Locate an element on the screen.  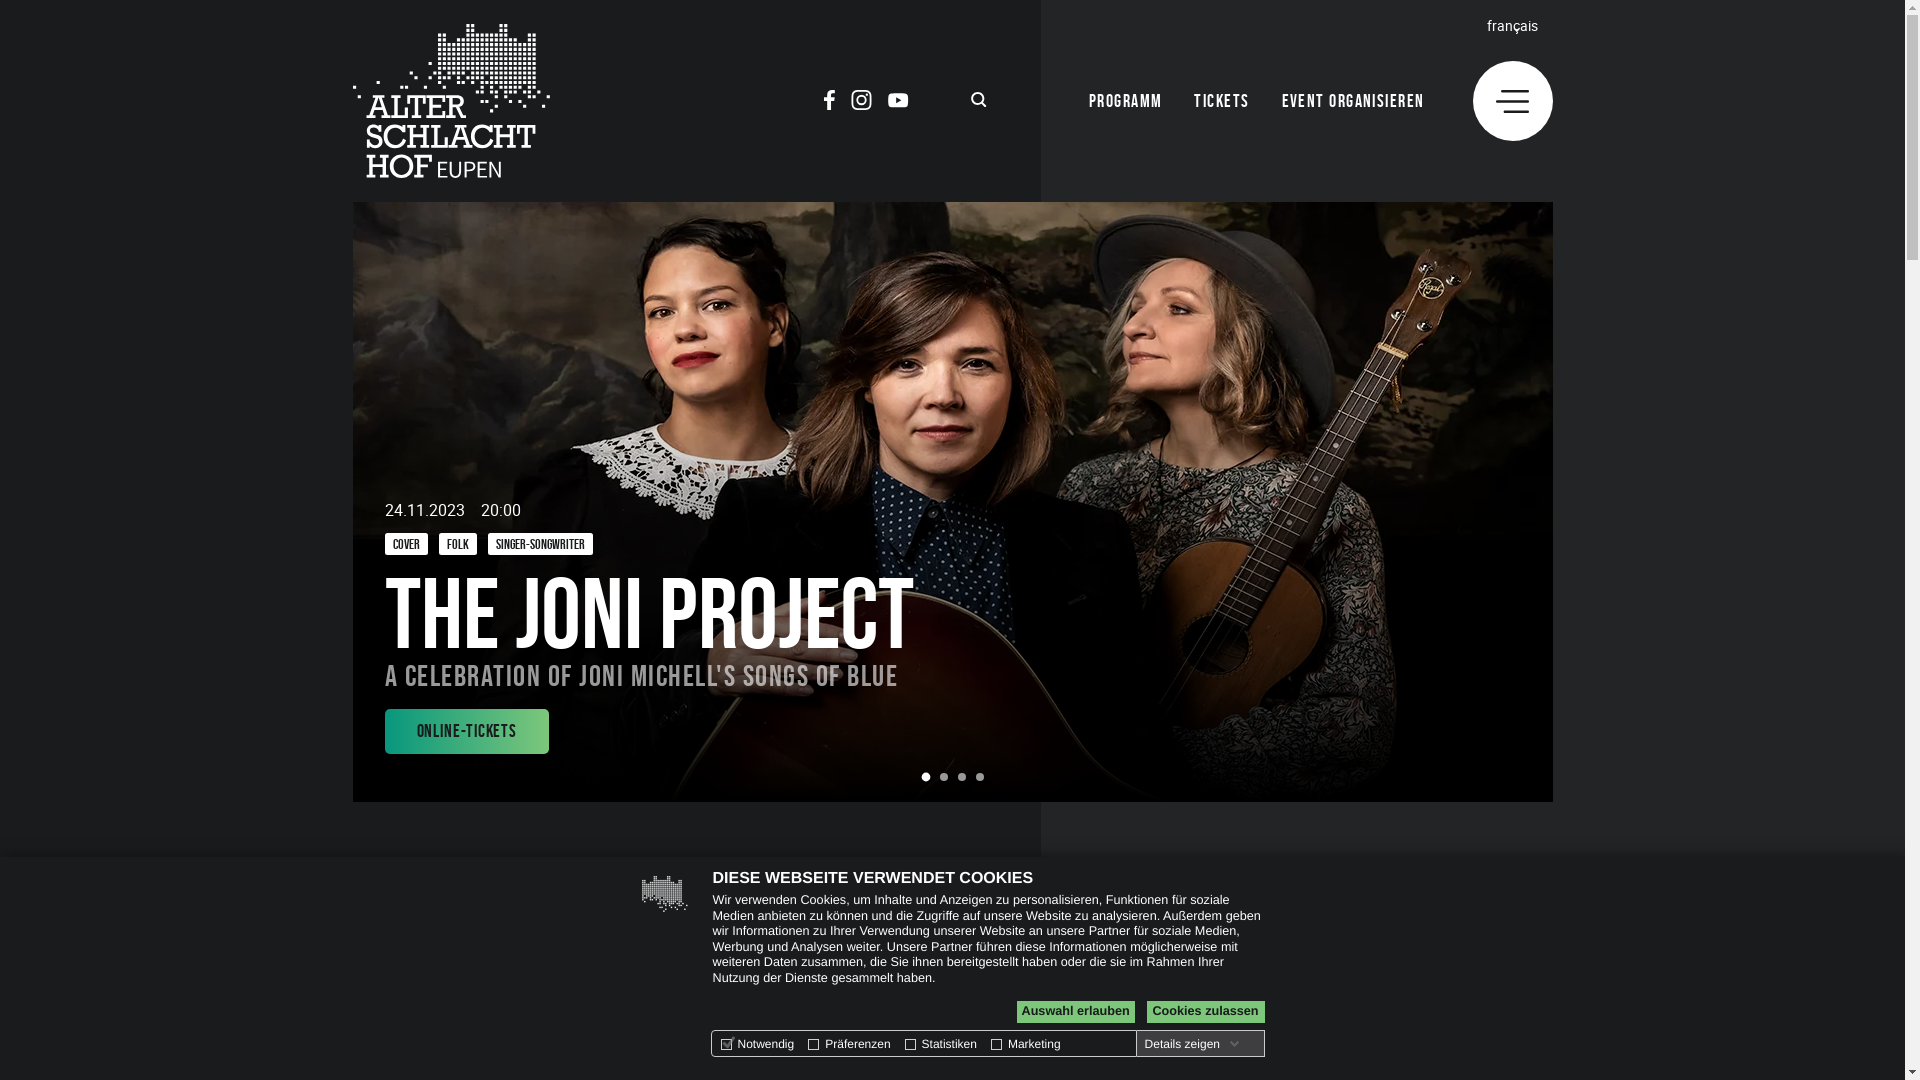
'PROGRAMM' is located at coordinates (1126, 101).